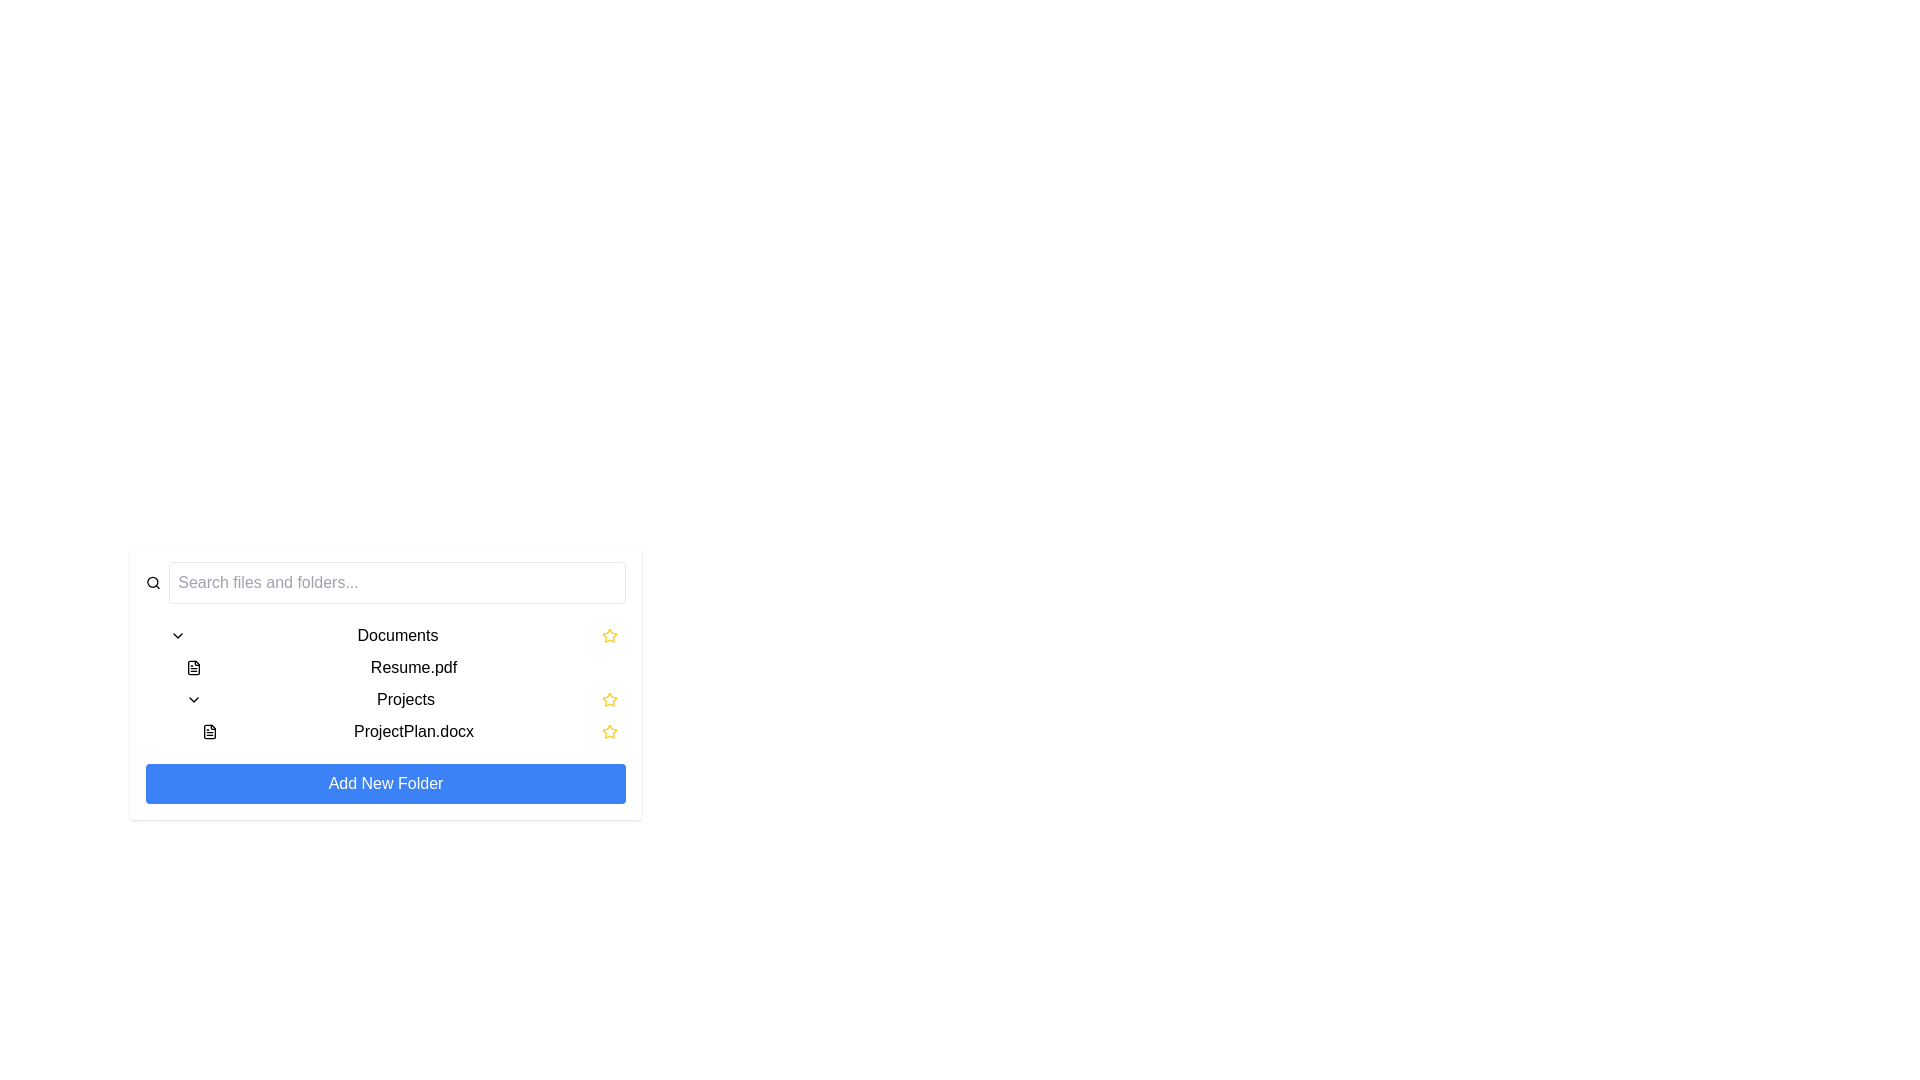 The height and width of the screenshot is (1080, 1920). What do you see at coordinates (177, 636) in the screenshot?
I see `the downward-facing triangular arrow SVG icon located to the left of the 'Documents' label` at bounding box center [177, 636].